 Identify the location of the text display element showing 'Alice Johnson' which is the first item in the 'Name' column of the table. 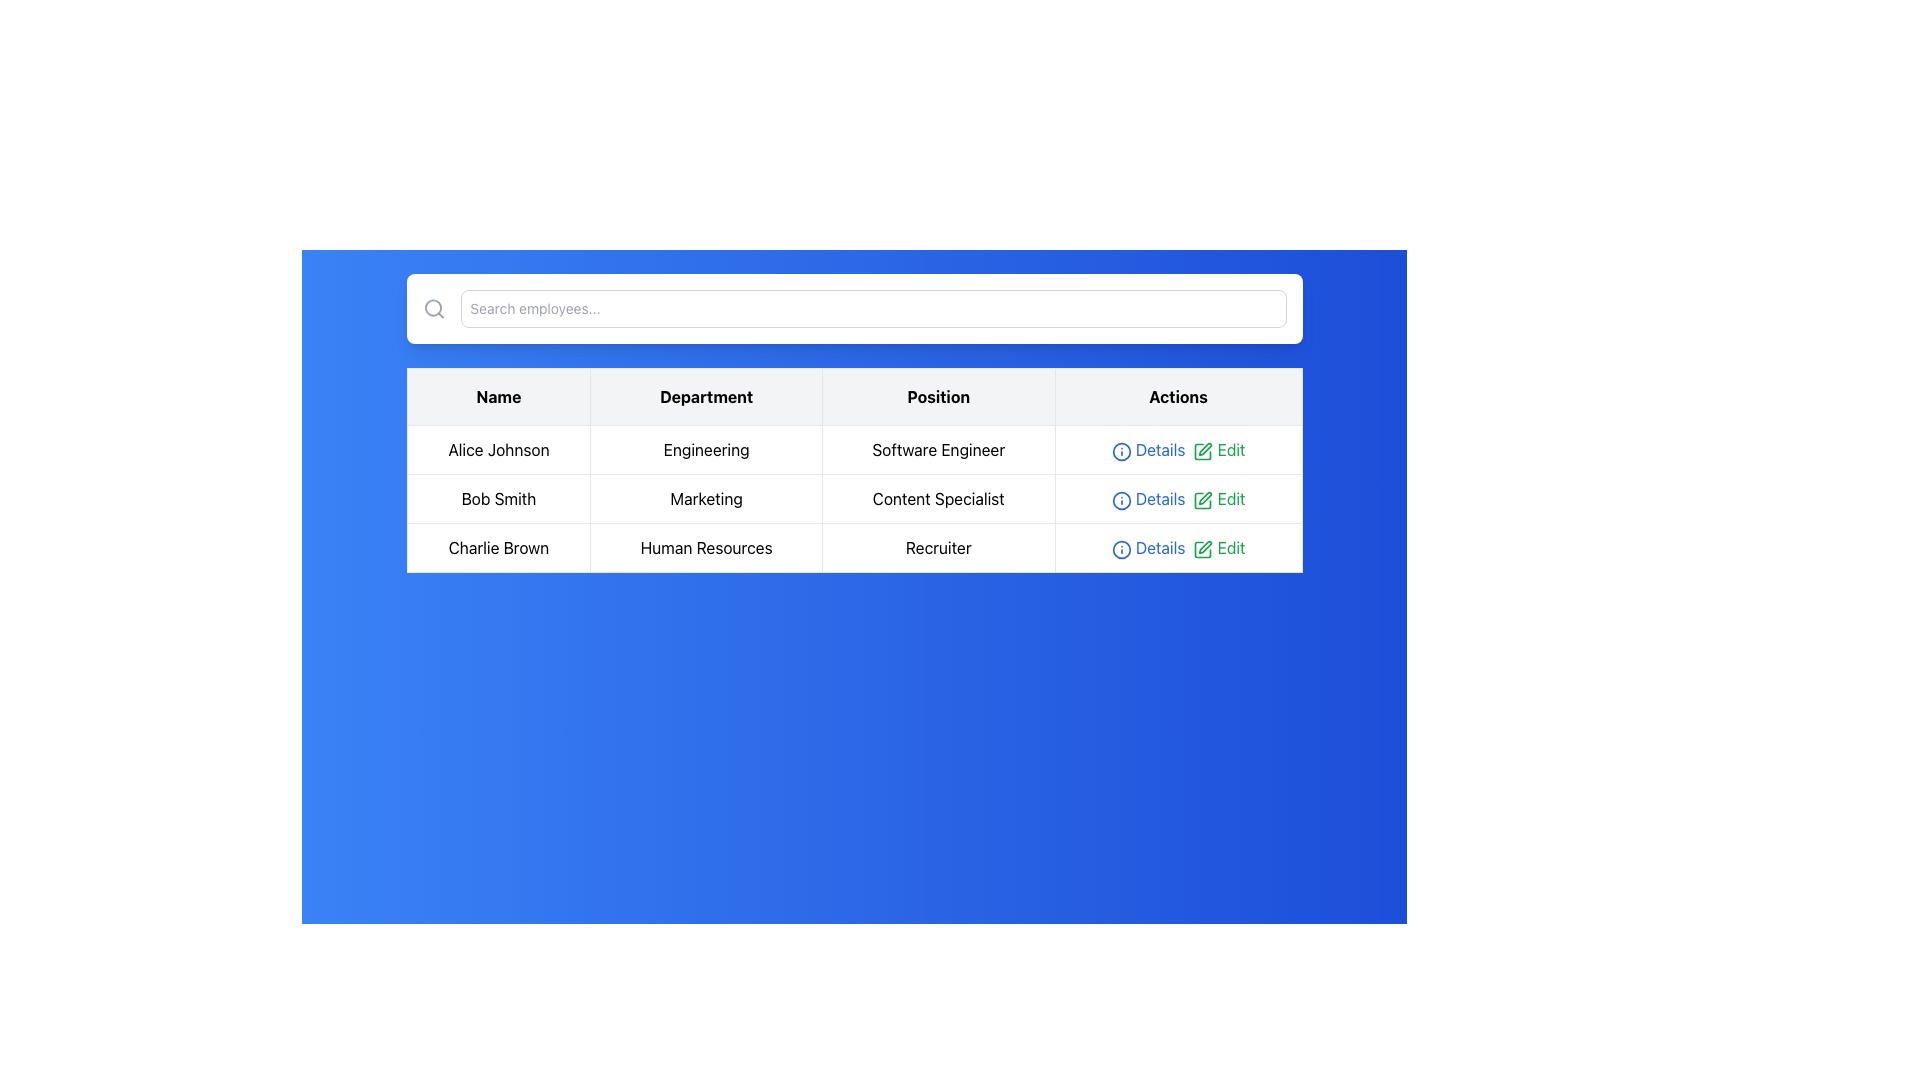
(499, 450).